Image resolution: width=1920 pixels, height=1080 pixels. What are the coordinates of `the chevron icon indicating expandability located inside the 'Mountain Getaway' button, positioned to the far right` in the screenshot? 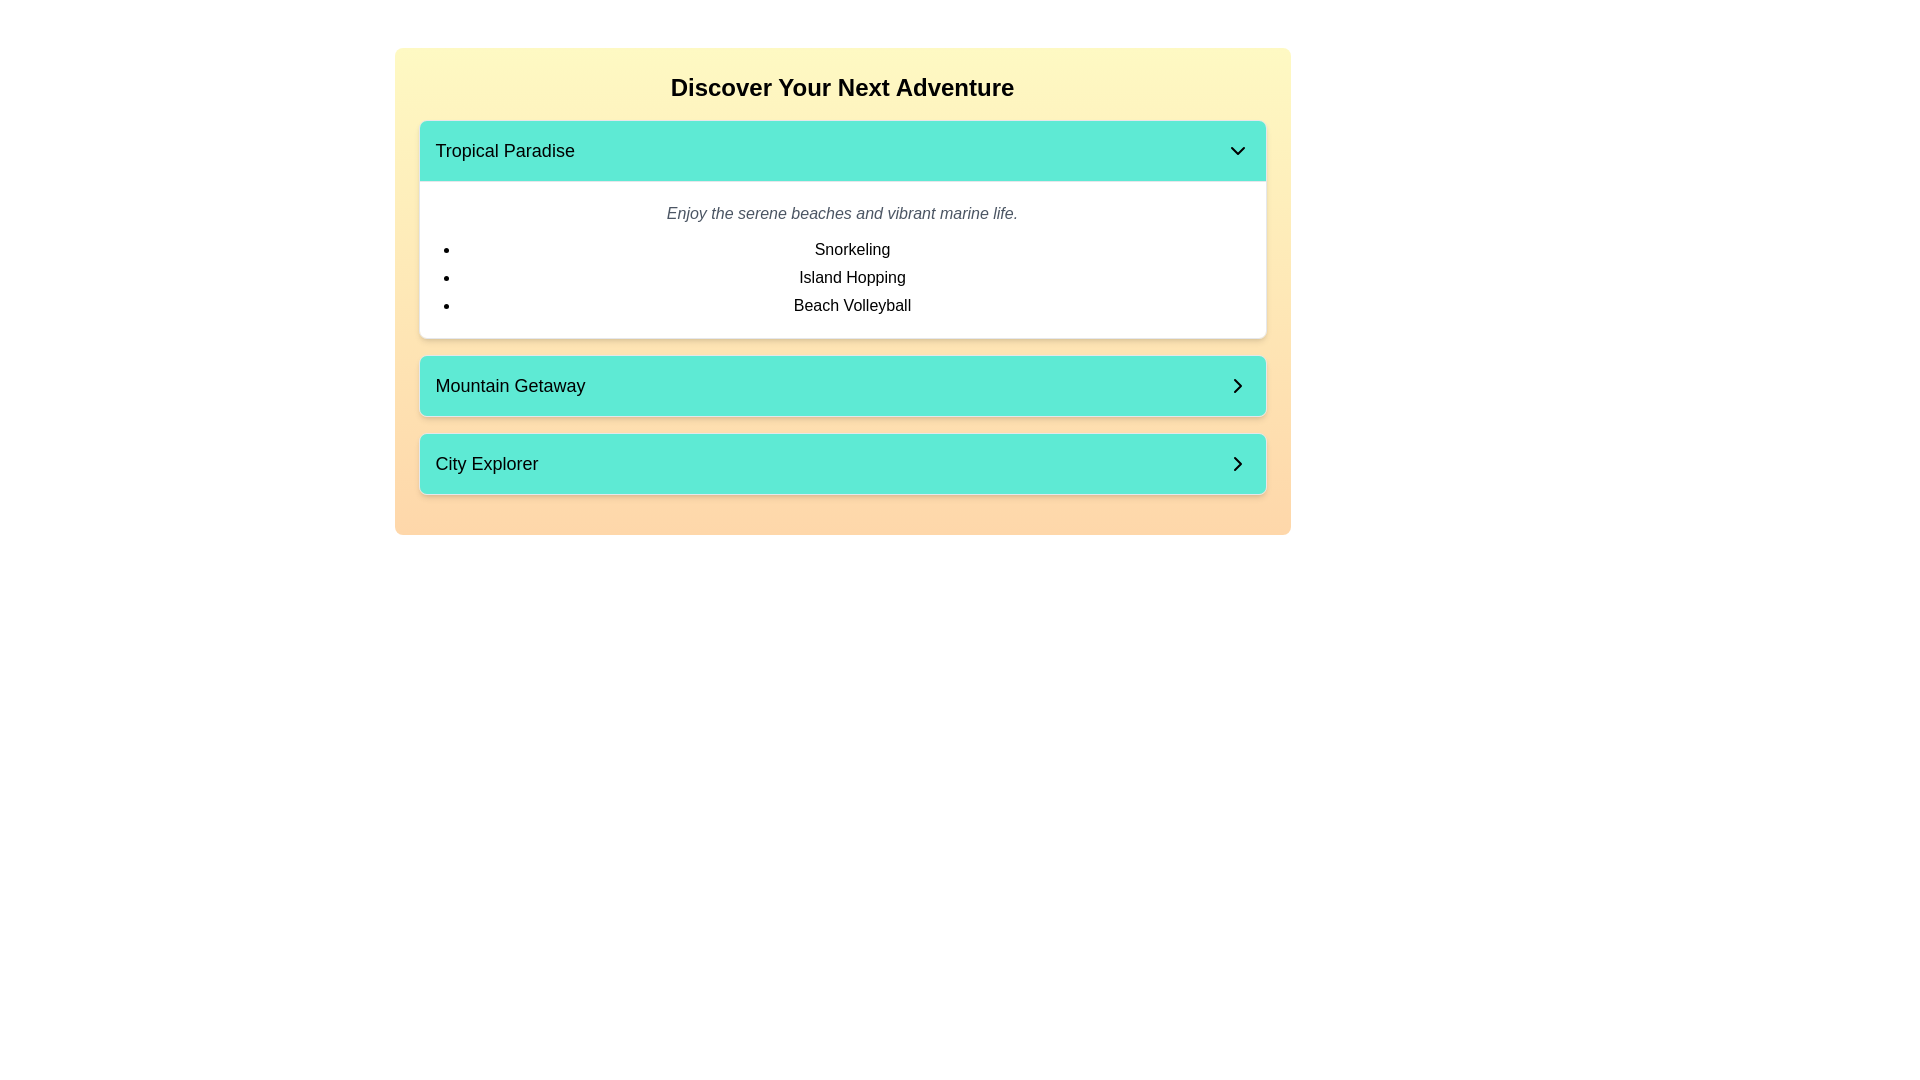 It's located at (1236, 385).